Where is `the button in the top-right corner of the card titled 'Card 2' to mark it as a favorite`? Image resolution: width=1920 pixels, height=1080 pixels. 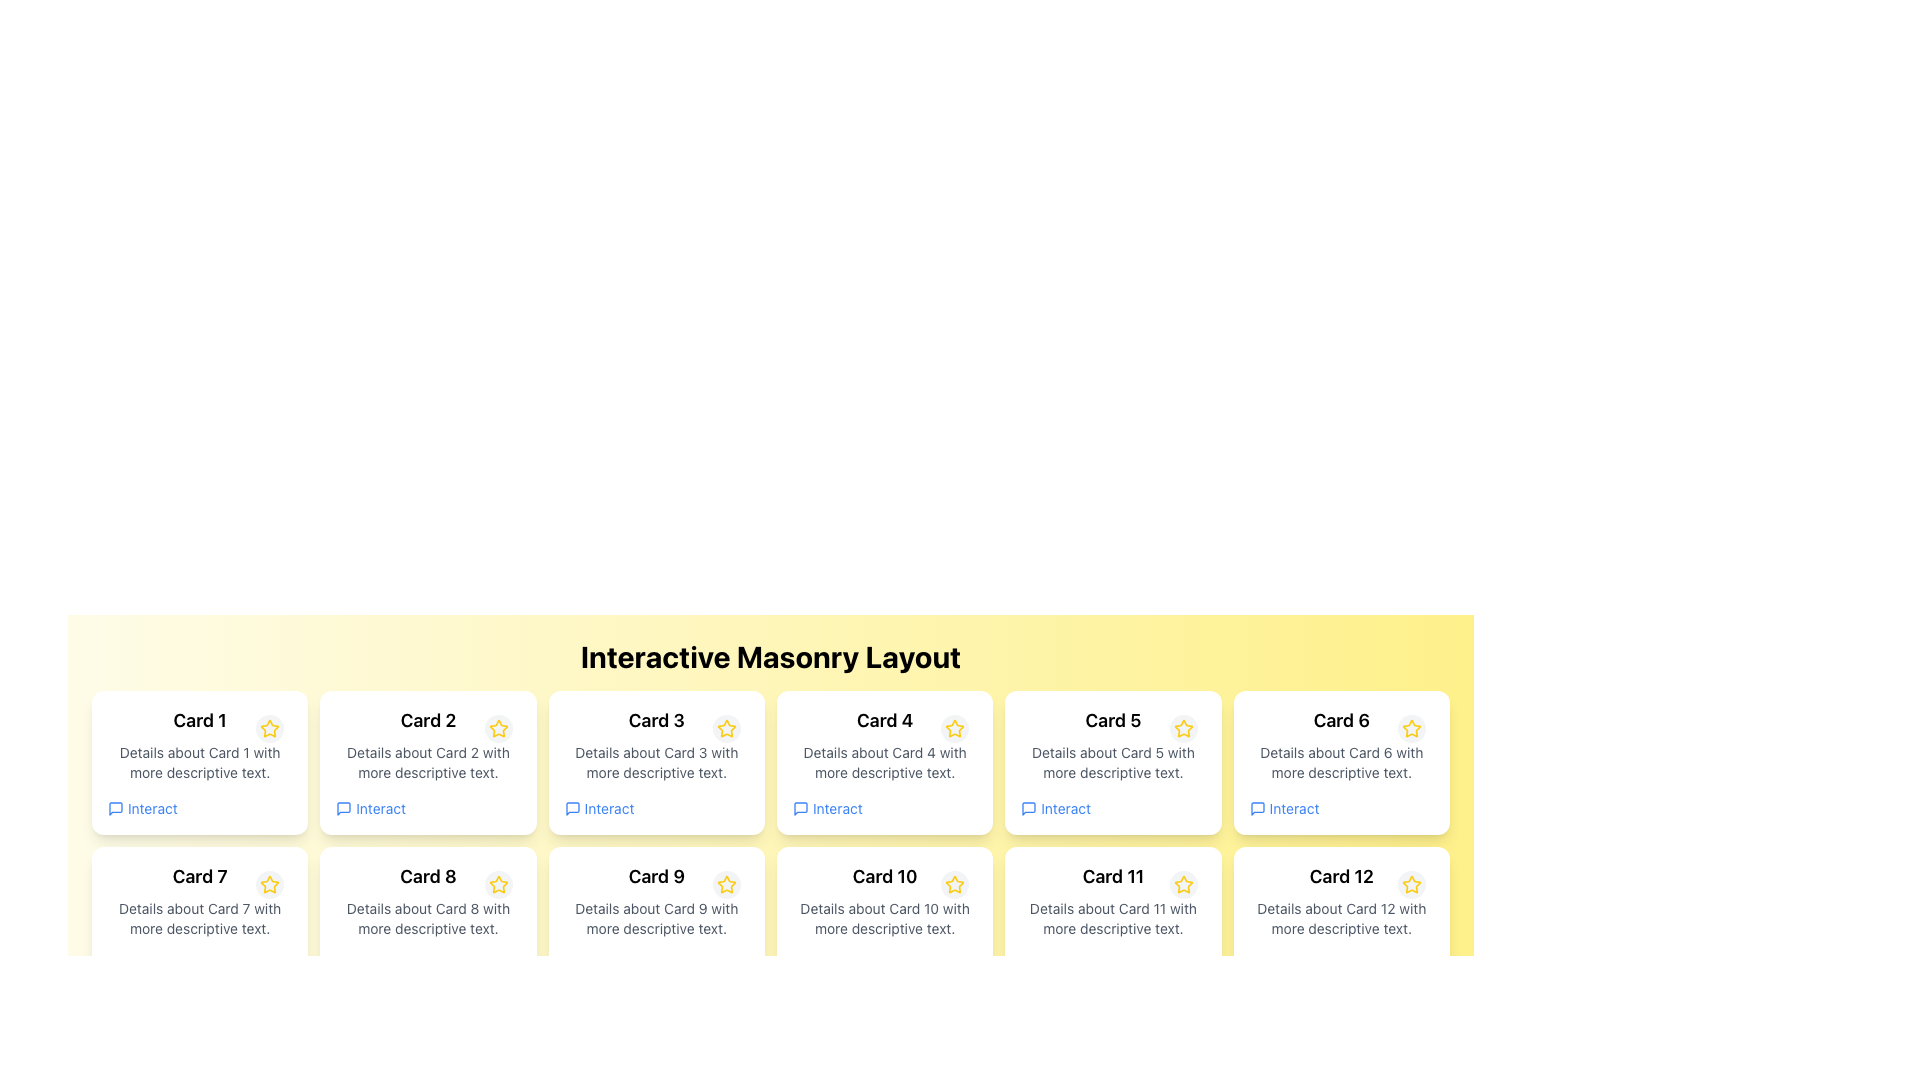 the button in the top-right corner of the card titled 'Card 2' to mark it as a favorite is located at coordinates (498, 729).